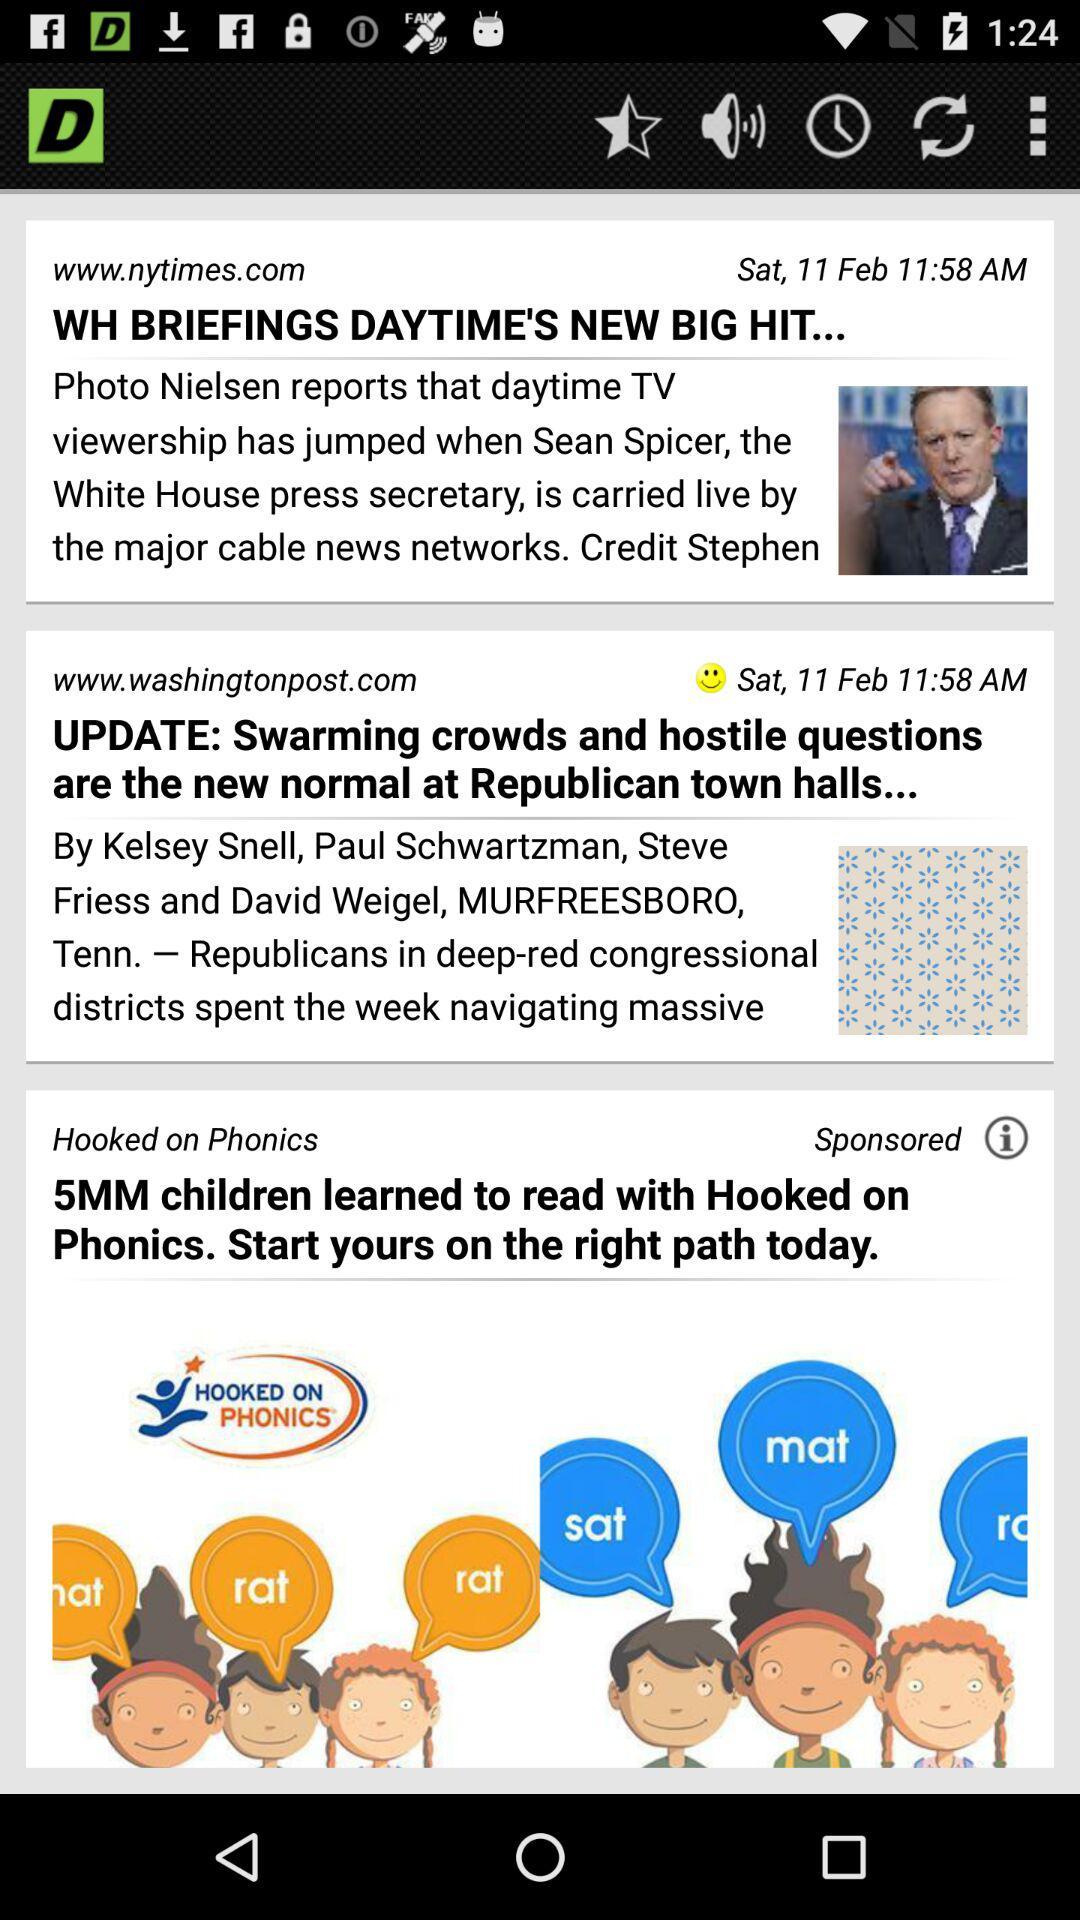  Describe the element at coordinates (943, 124) in the screenshot. I see `refresh page` at that location.